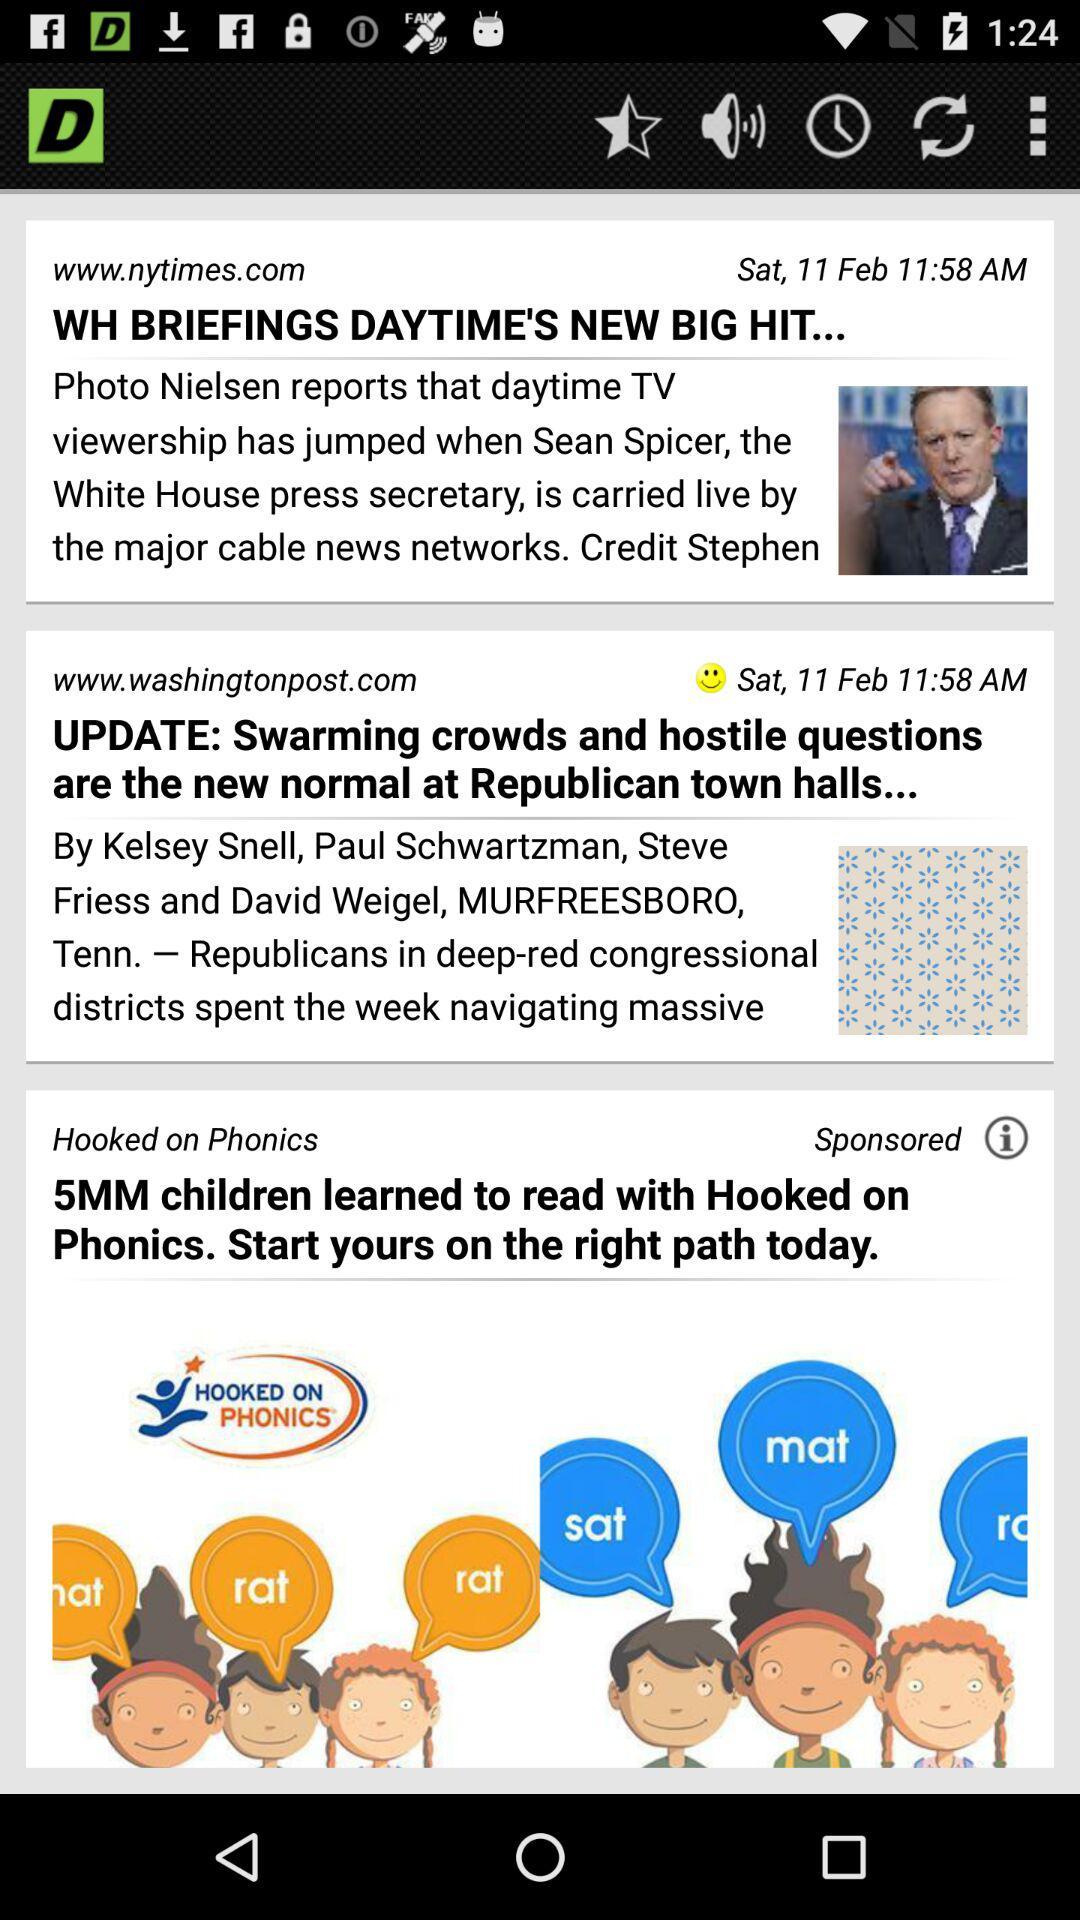  Describe the element at coordinates (943, 124) in the screenshot. I see `refresh page` at that location.